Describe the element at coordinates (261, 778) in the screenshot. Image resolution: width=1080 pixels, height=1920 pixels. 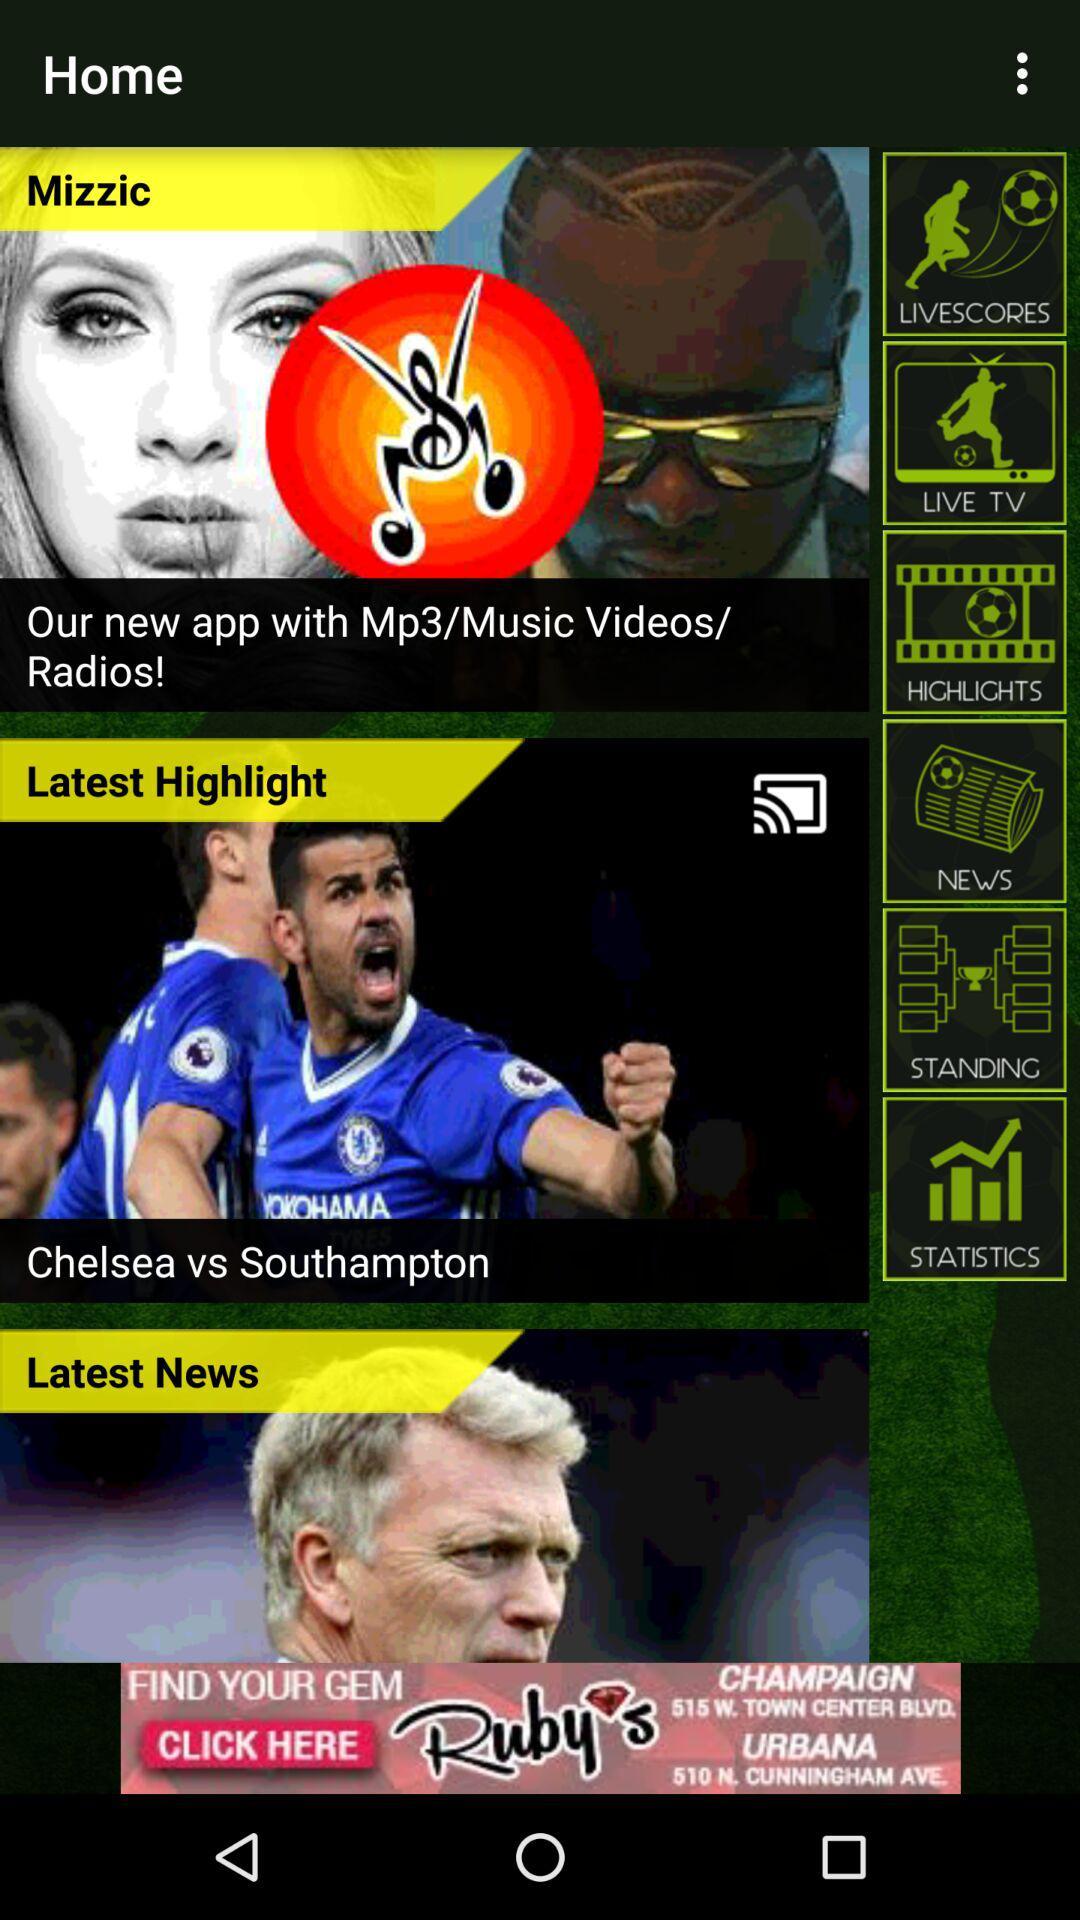
I see `icon above chelsea vs southampton` at that location.